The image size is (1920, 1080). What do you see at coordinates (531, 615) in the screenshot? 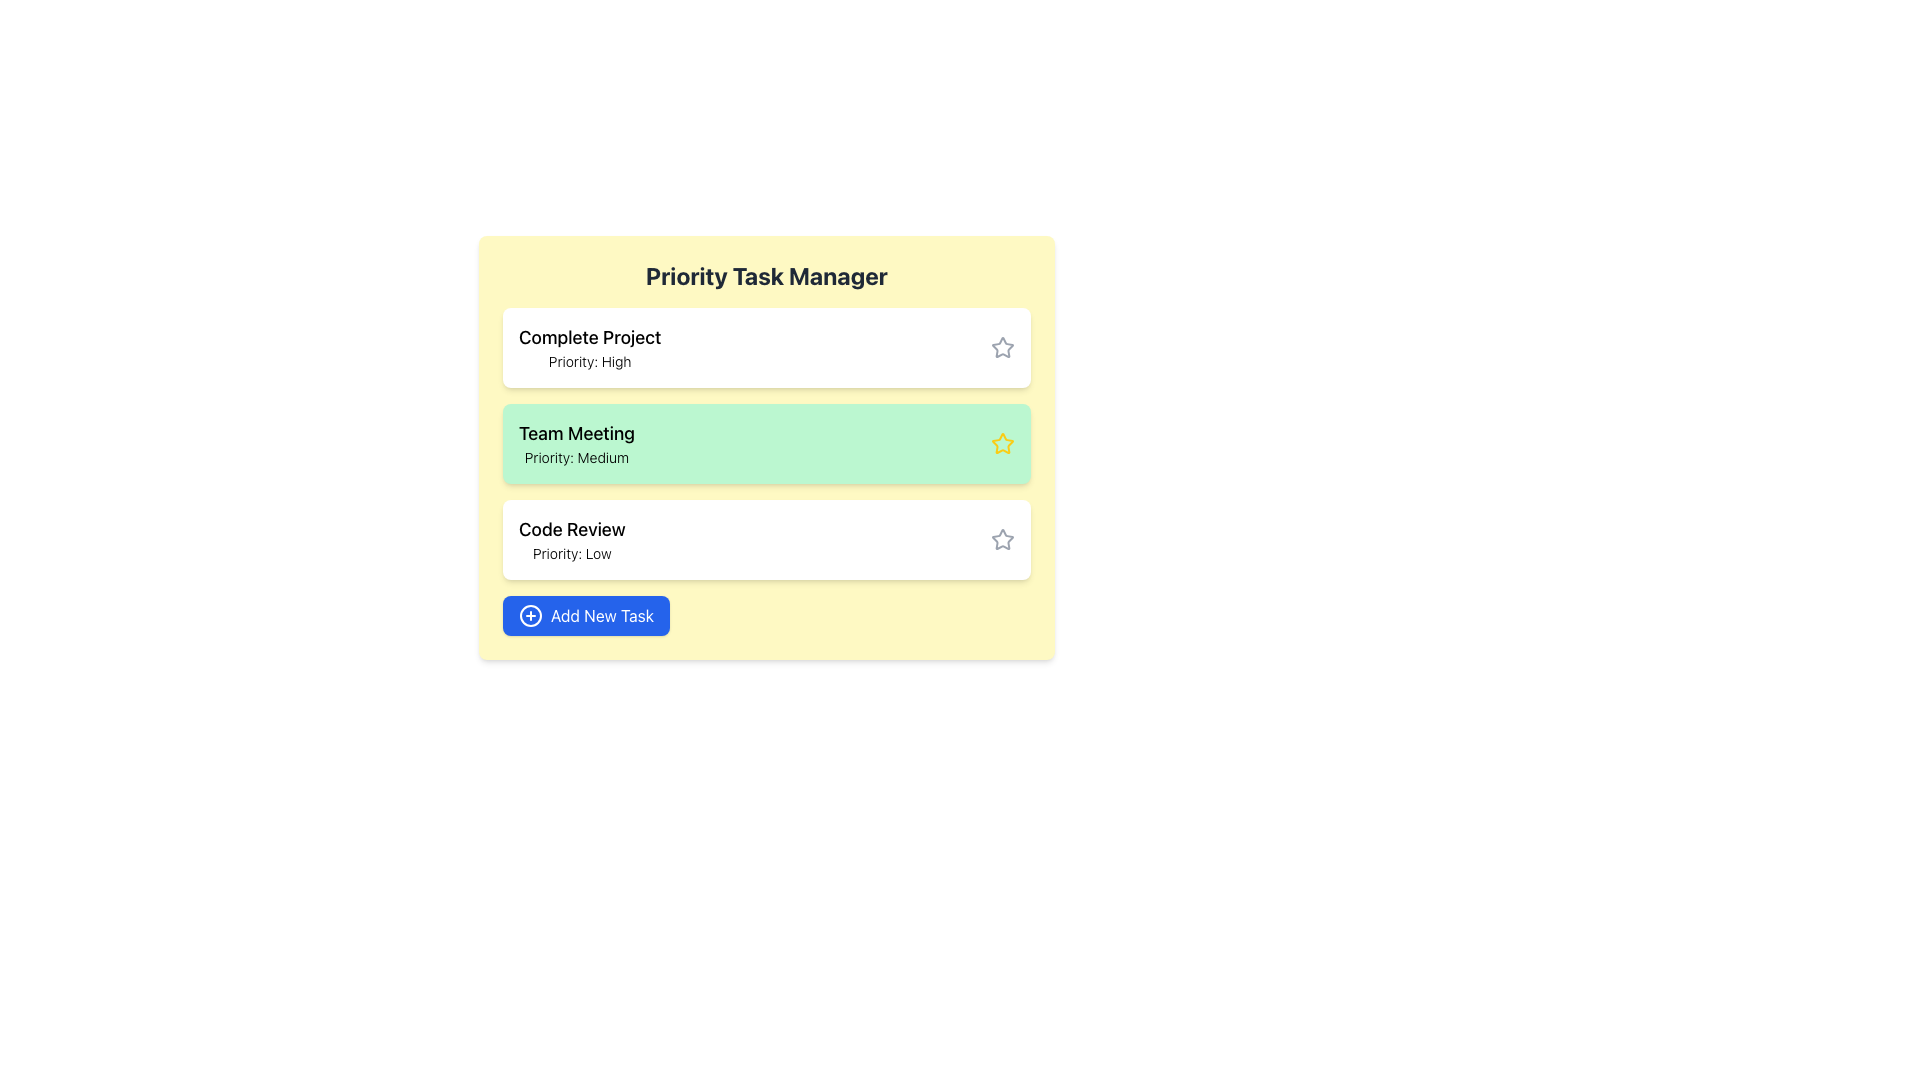
I see `the Decorative SVG Icon, which is a circular icon with a '+' symbol inside, featuring a blue background and white border, positioned to the left of the 'Add New Task' text in the button` at bounding box center [531, 615].